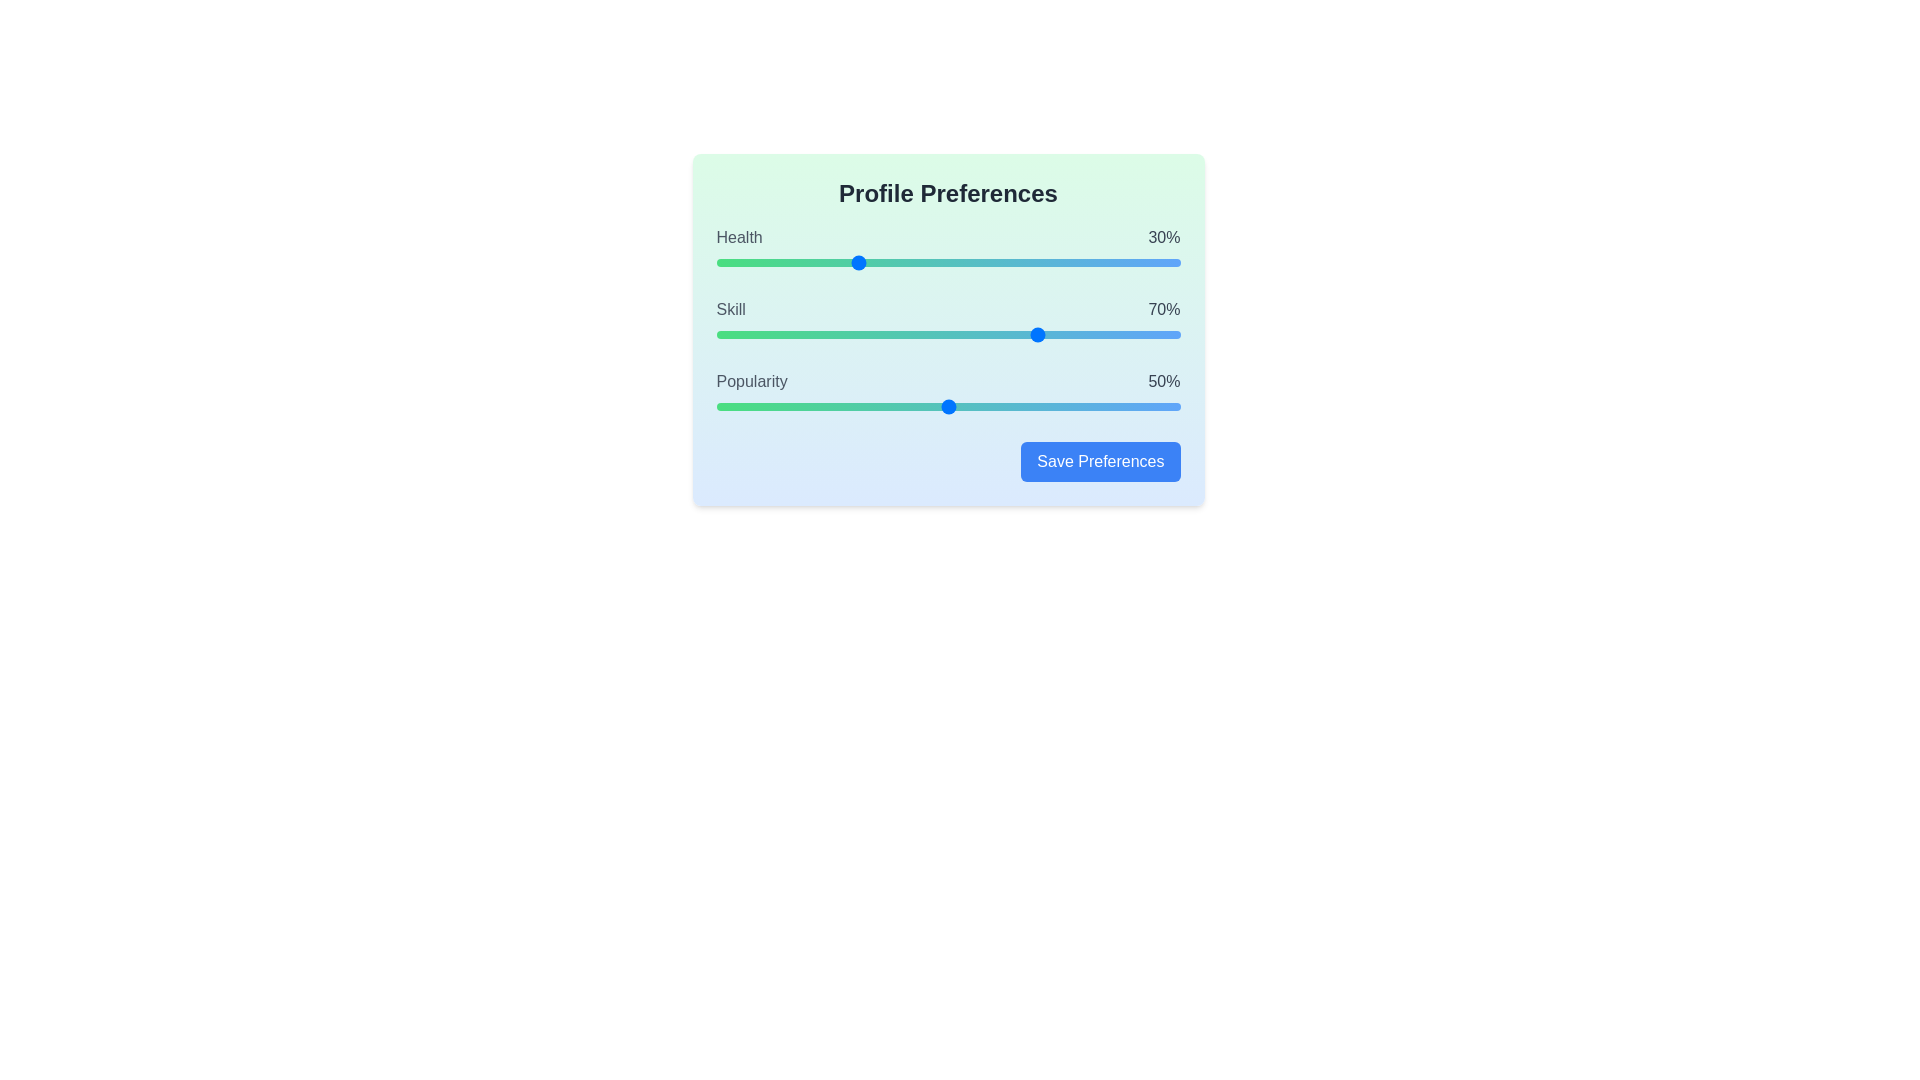  I want to click on the popularity slider to 3%, so click(729, 406).